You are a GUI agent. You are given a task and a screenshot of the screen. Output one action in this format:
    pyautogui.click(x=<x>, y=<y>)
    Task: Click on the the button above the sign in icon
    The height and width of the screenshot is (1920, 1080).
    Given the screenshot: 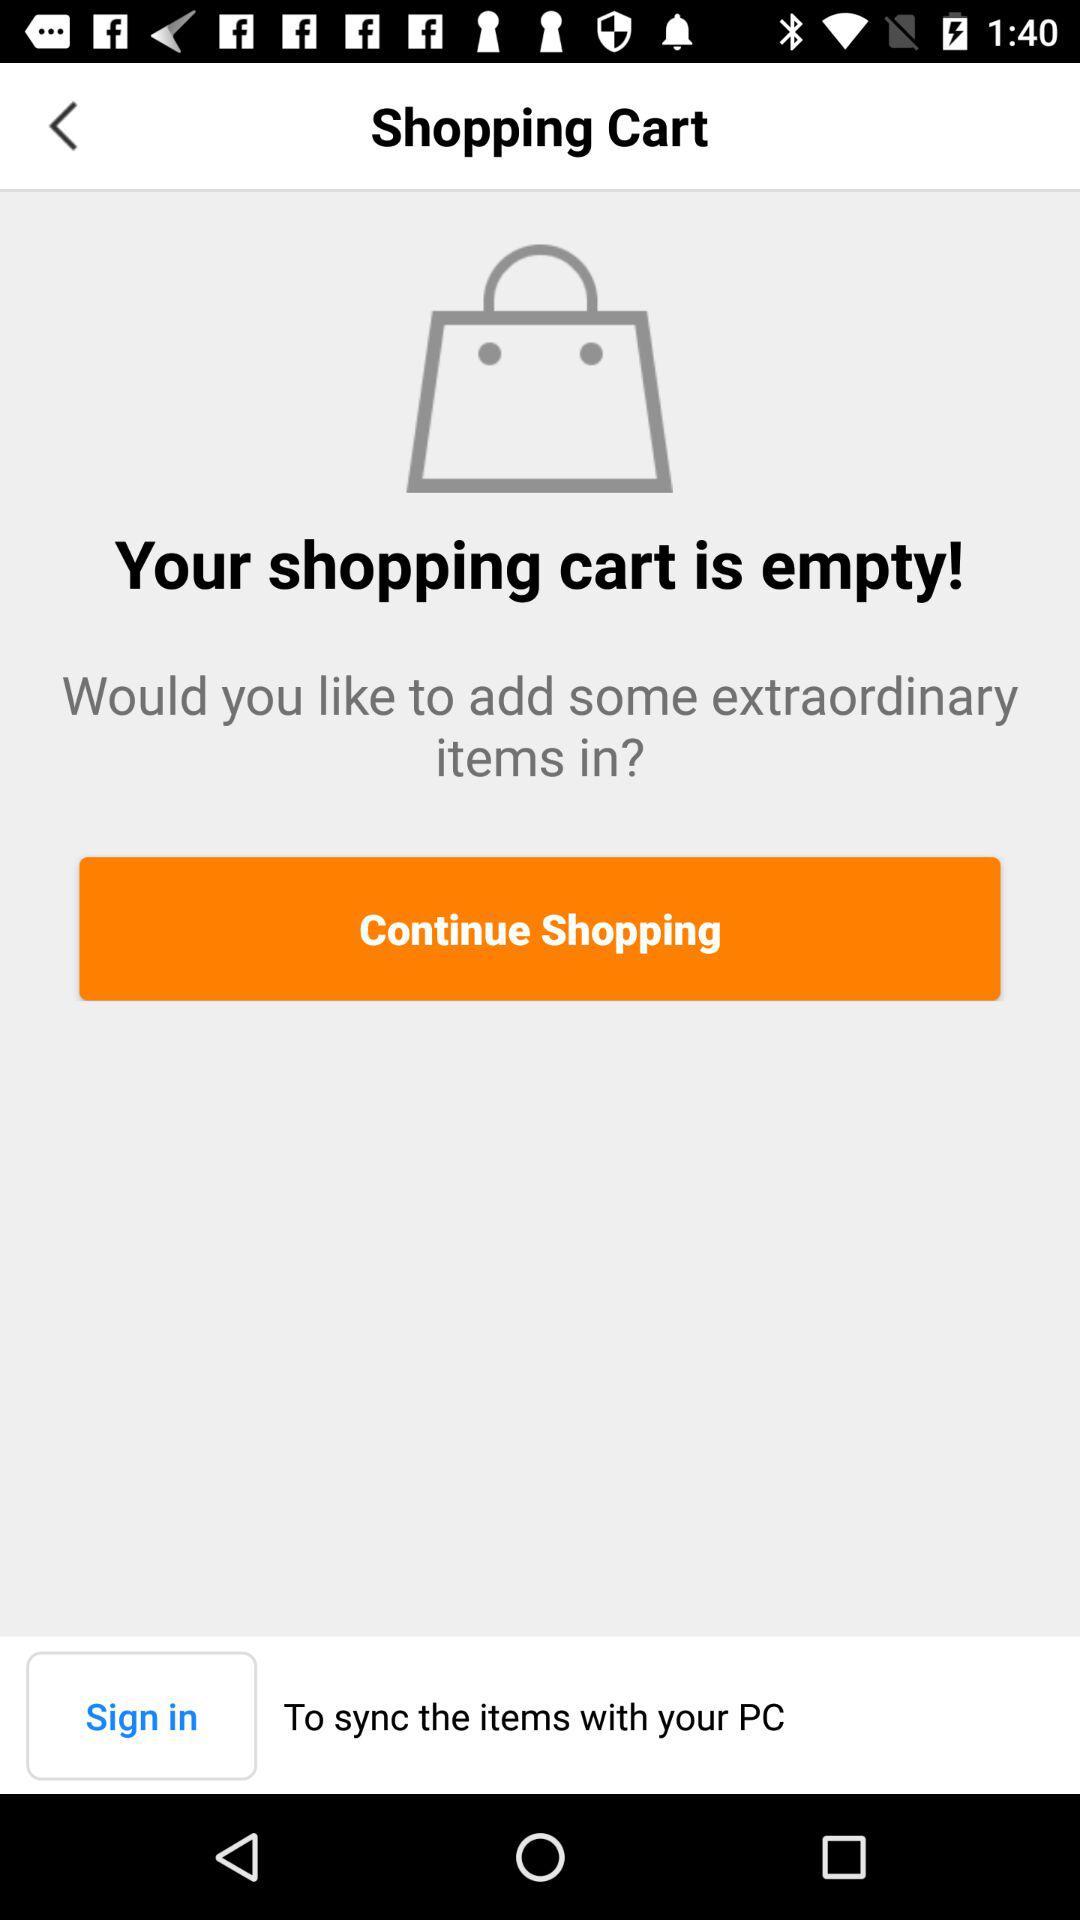 What is the action you would take?
    pyautogui.click(x=540, y=927)
    